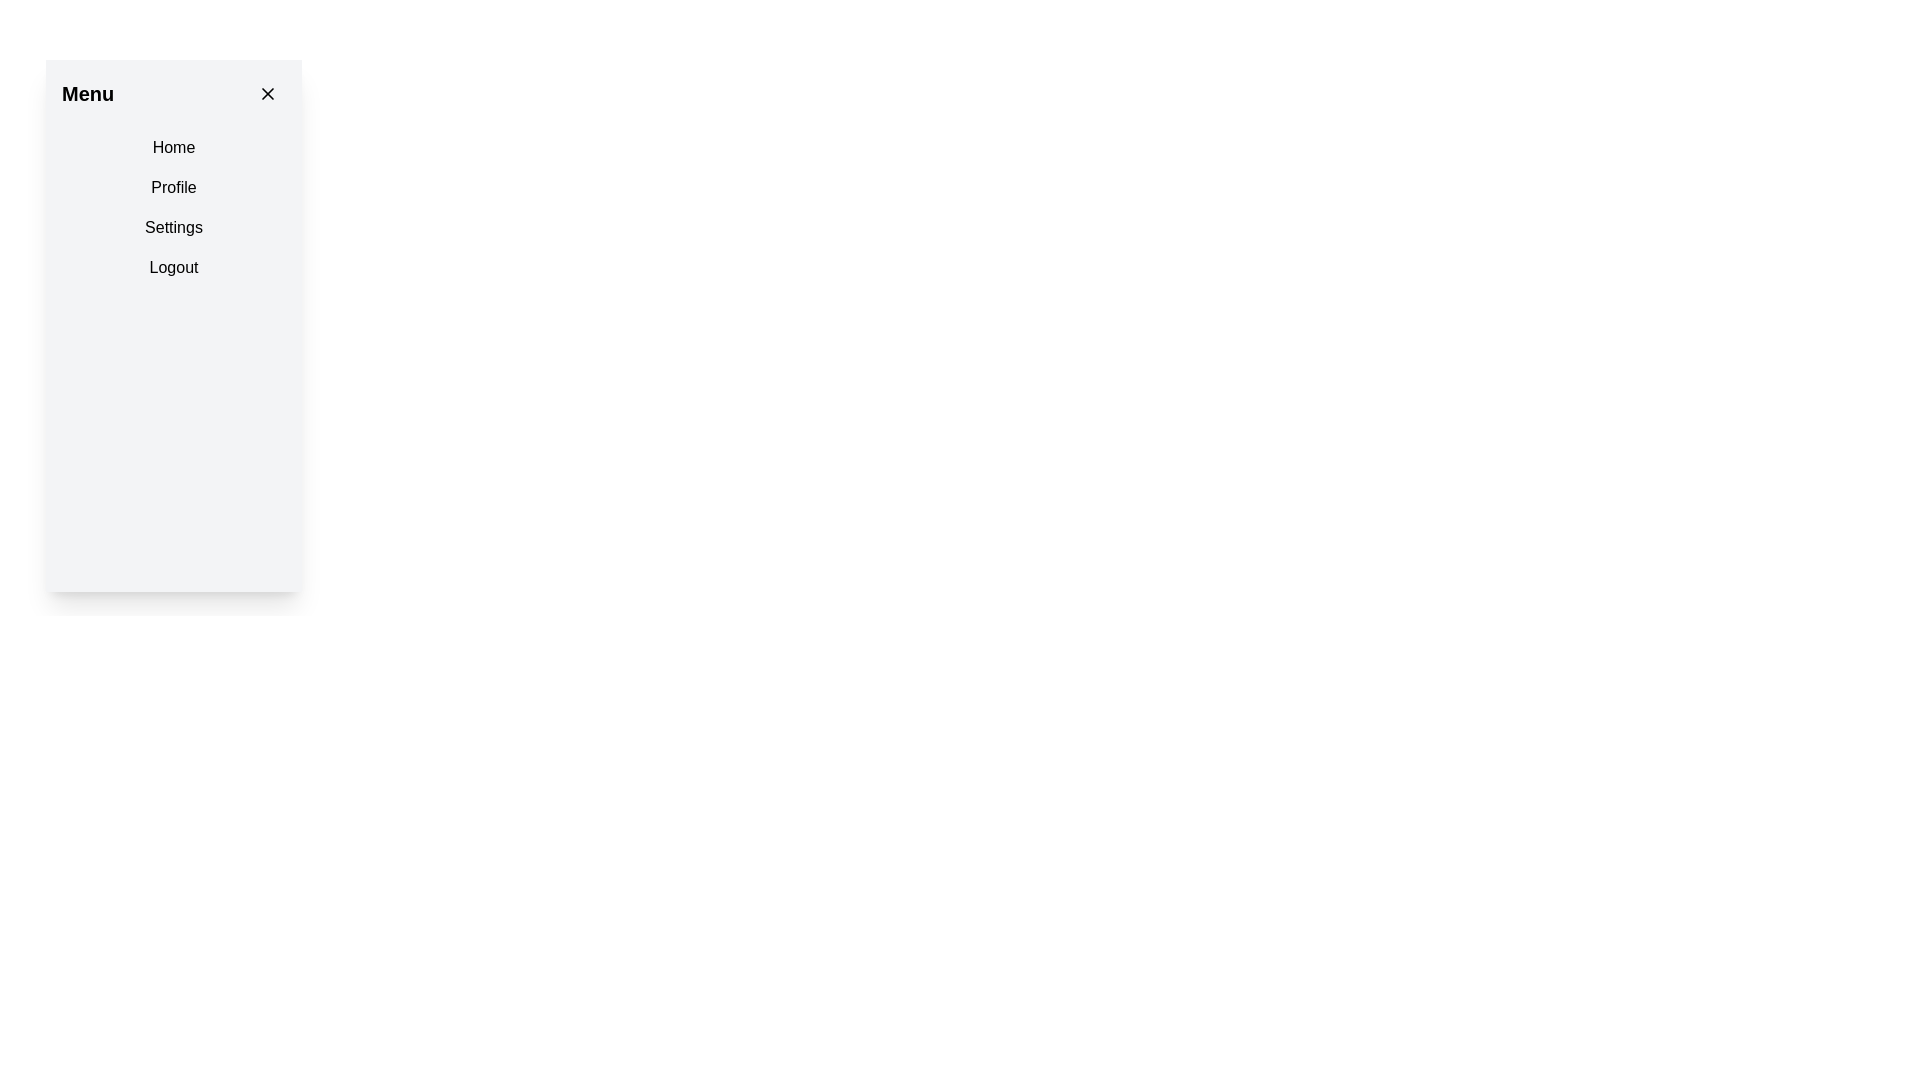 This screenshot has width=1920, height=1080. Describe the element at coordinates (173, 146) in the screenshot. I see `the 'Home' textual menu item, which is the first item in the vertical list under the 'Menu' header` at that location.